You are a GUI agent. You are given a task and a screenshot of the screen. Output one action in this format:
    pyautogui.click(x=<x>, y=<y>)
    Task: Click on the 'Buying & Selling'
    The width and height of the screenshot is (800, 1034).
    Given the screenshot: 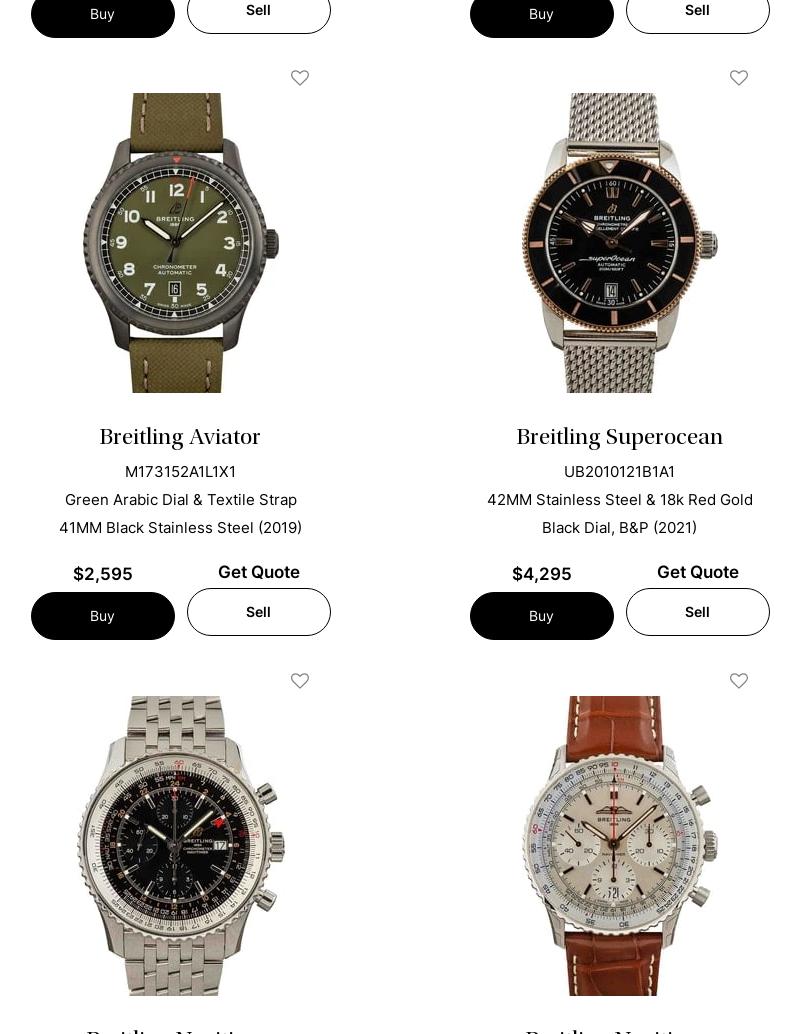 What is the action you would take?
    pyautogui.click(x=119, y=802)
    